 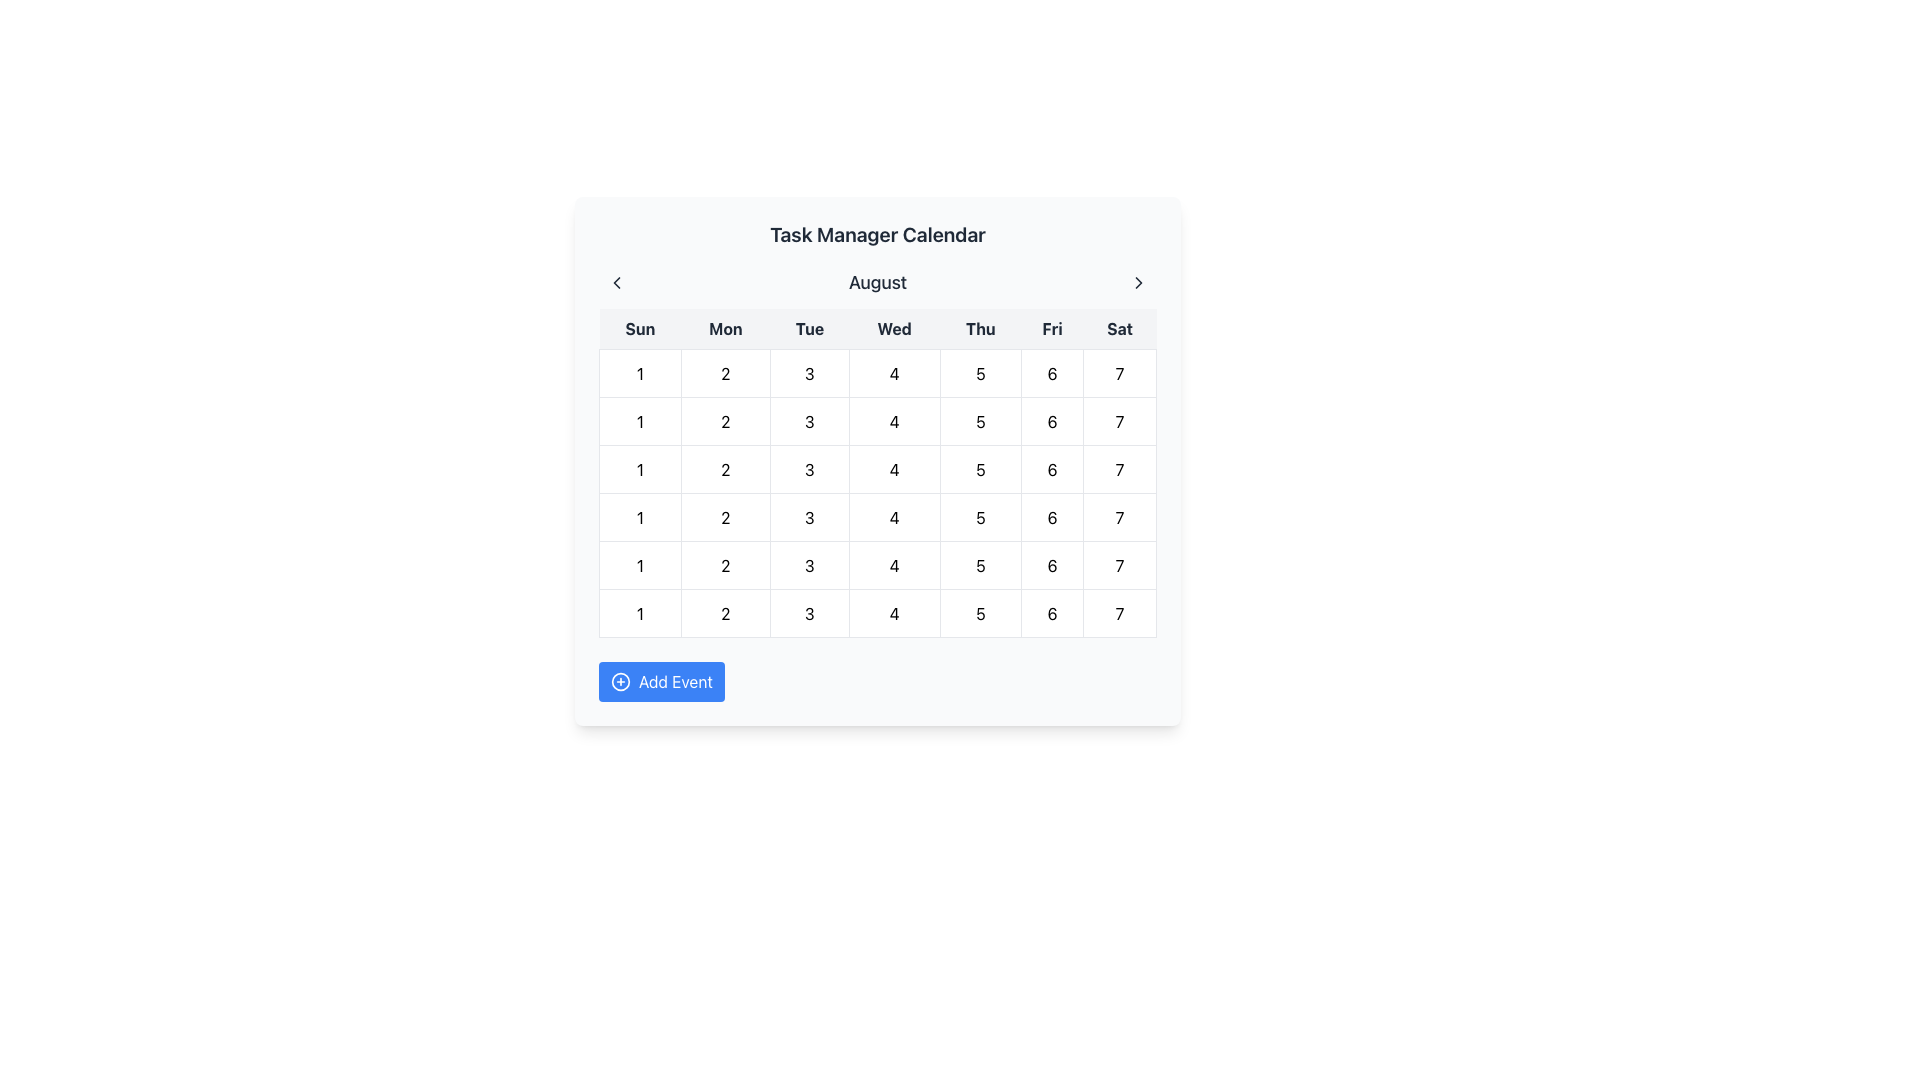 I want to click on the text element representing the calendar date in the third column of the second row (Tuesday) to observe the hover effect, so click(x=809, y=612).